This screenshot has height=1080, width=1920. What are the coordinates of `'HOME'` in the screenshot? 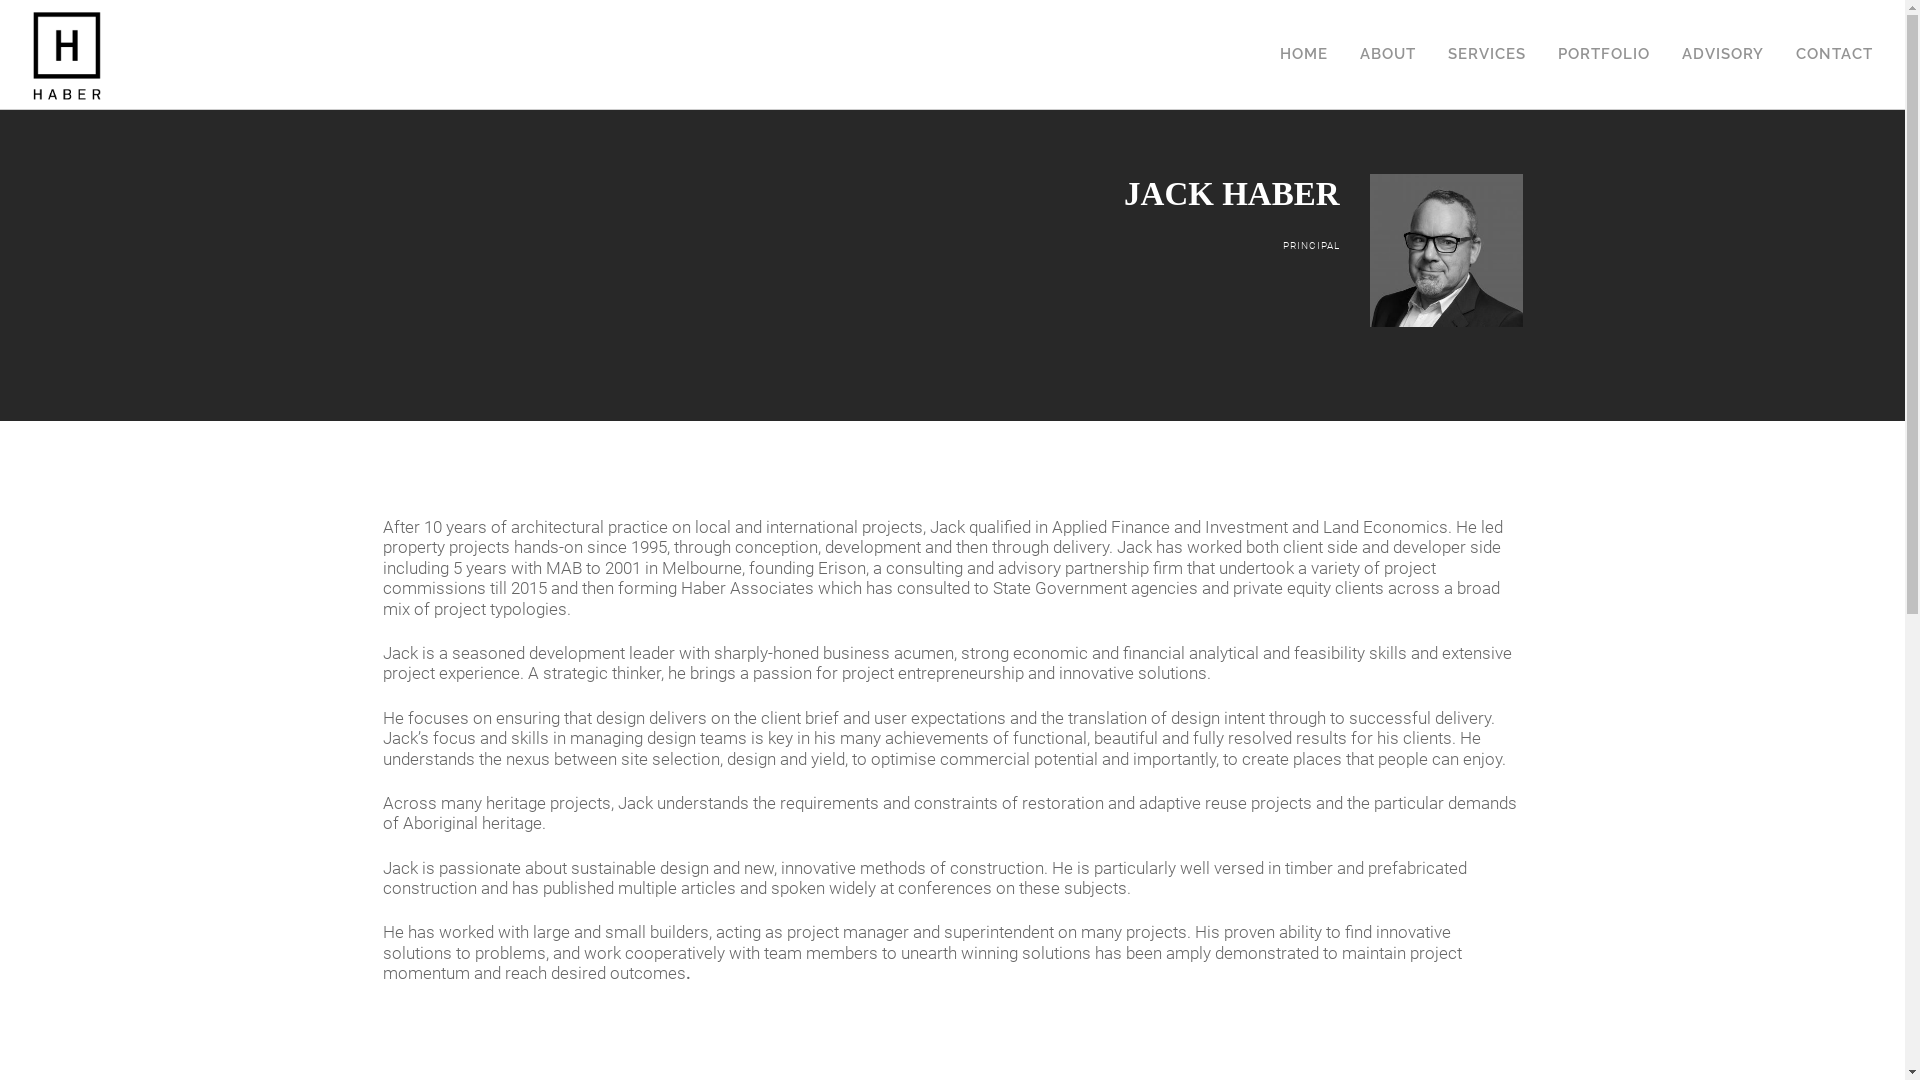 It's located at (1280, 27).